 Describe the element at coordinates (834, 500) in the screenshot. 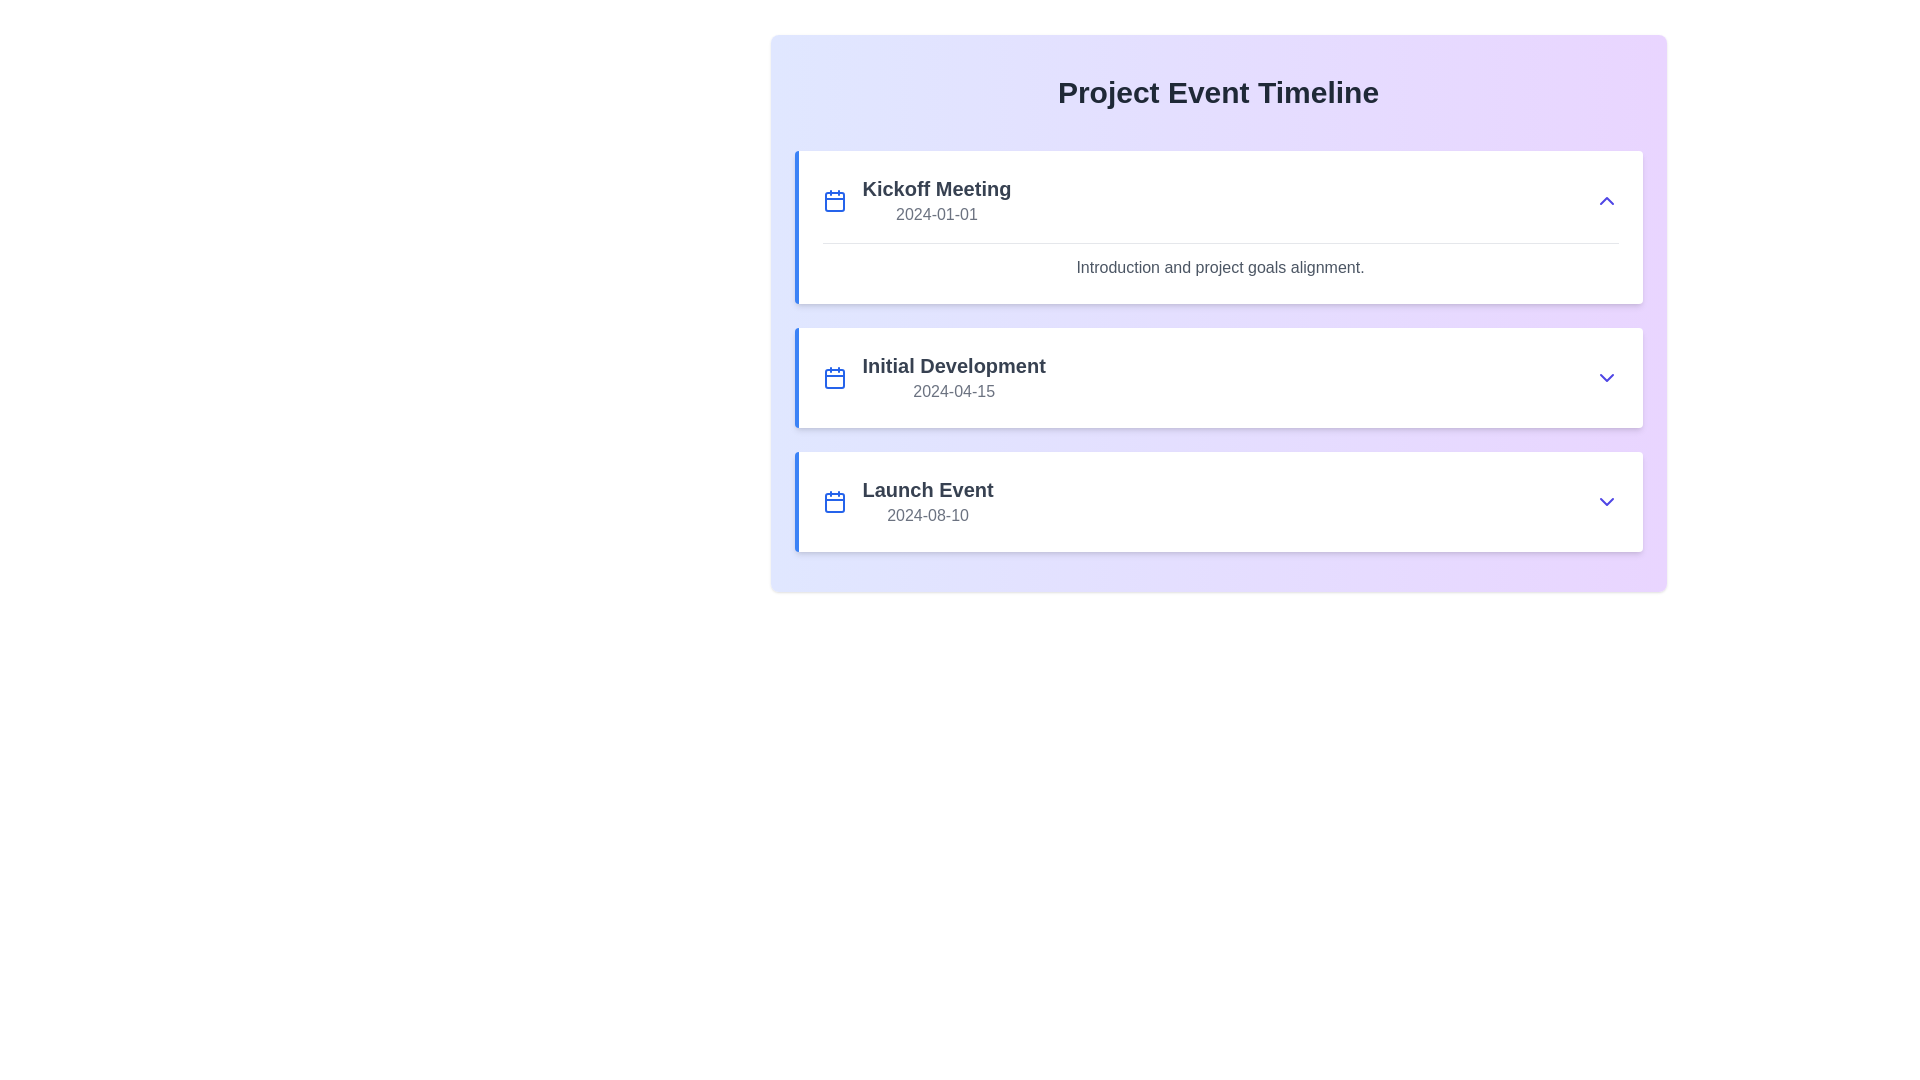

I see `the calendar icon located to the left of the 'Launch Event' text and above the date '2024-08-10' in the third event card of the 'Project Event Timeline' list` at that location.